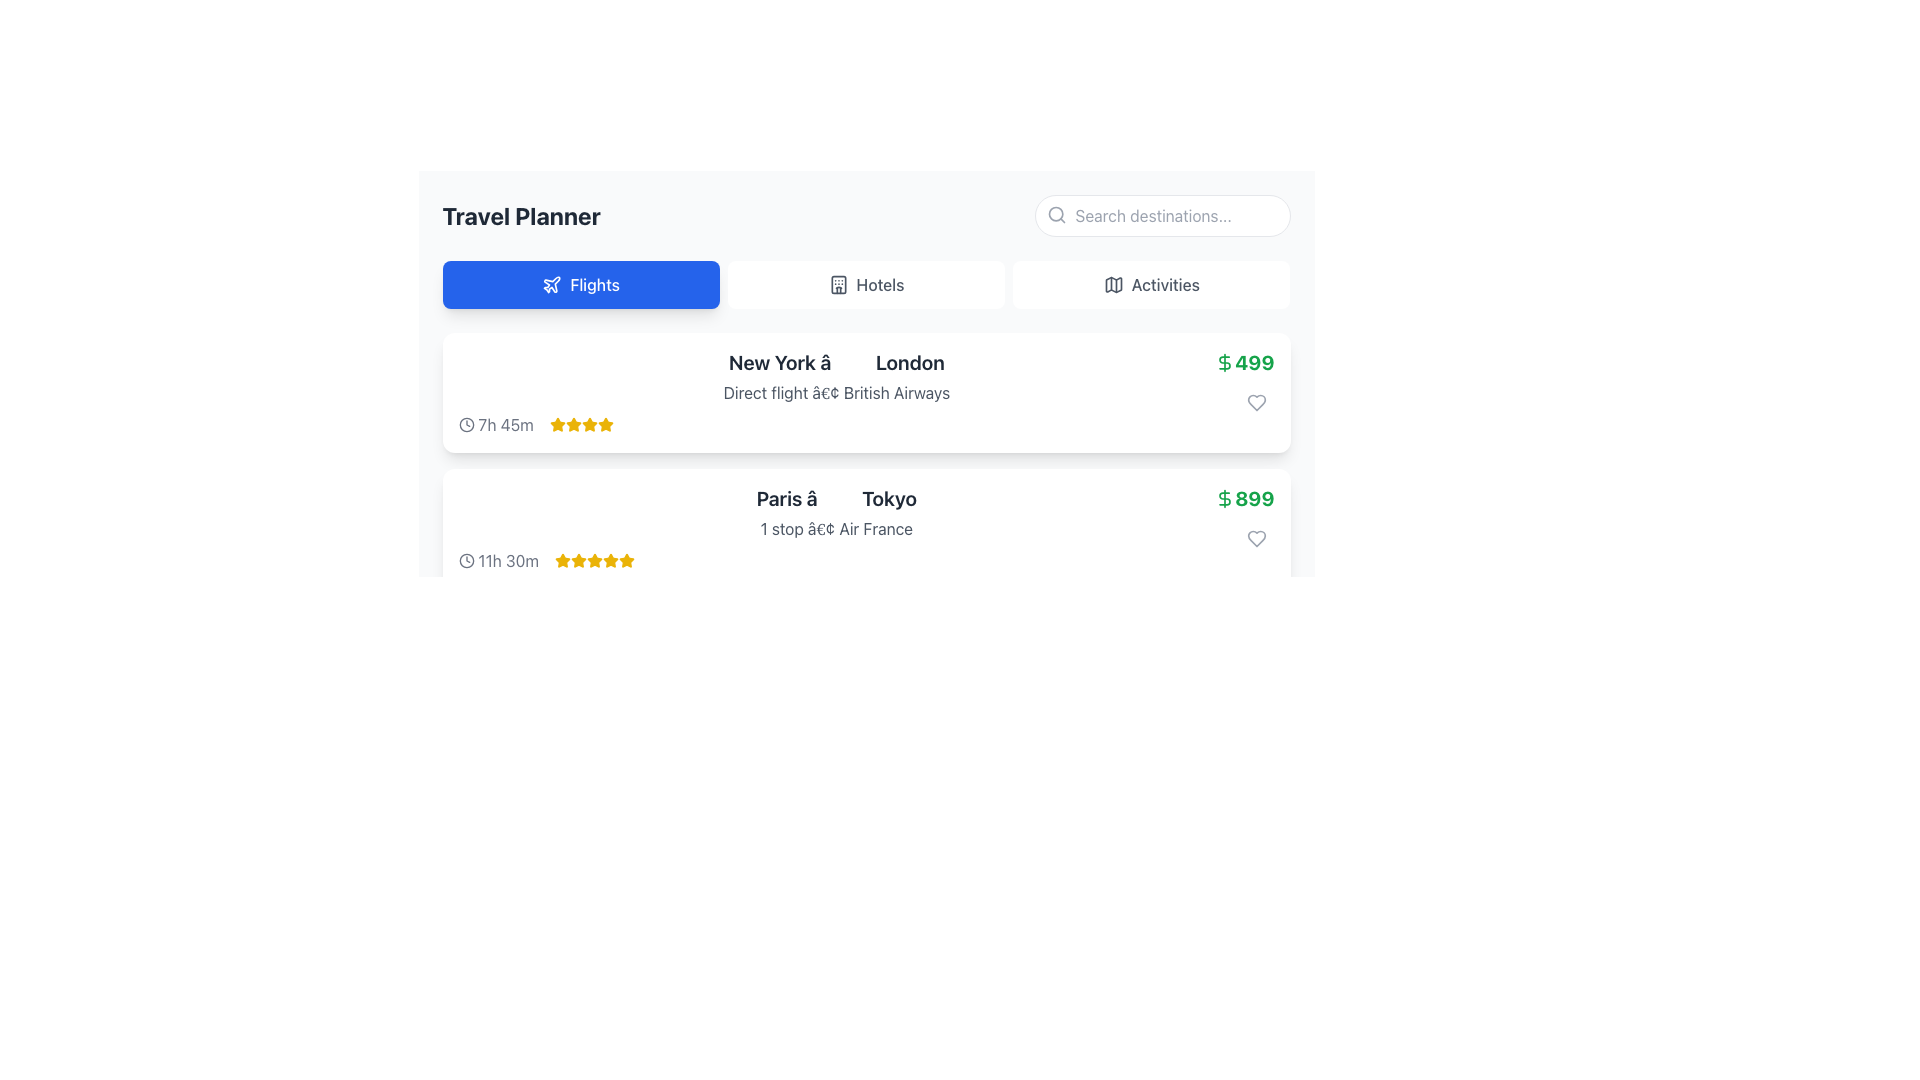 The image size is (1920, 1080). Describe the element at coordinates (866, 461) in the screenshot. I see `the List of flight options element displaying flight details between two cities` at that location.